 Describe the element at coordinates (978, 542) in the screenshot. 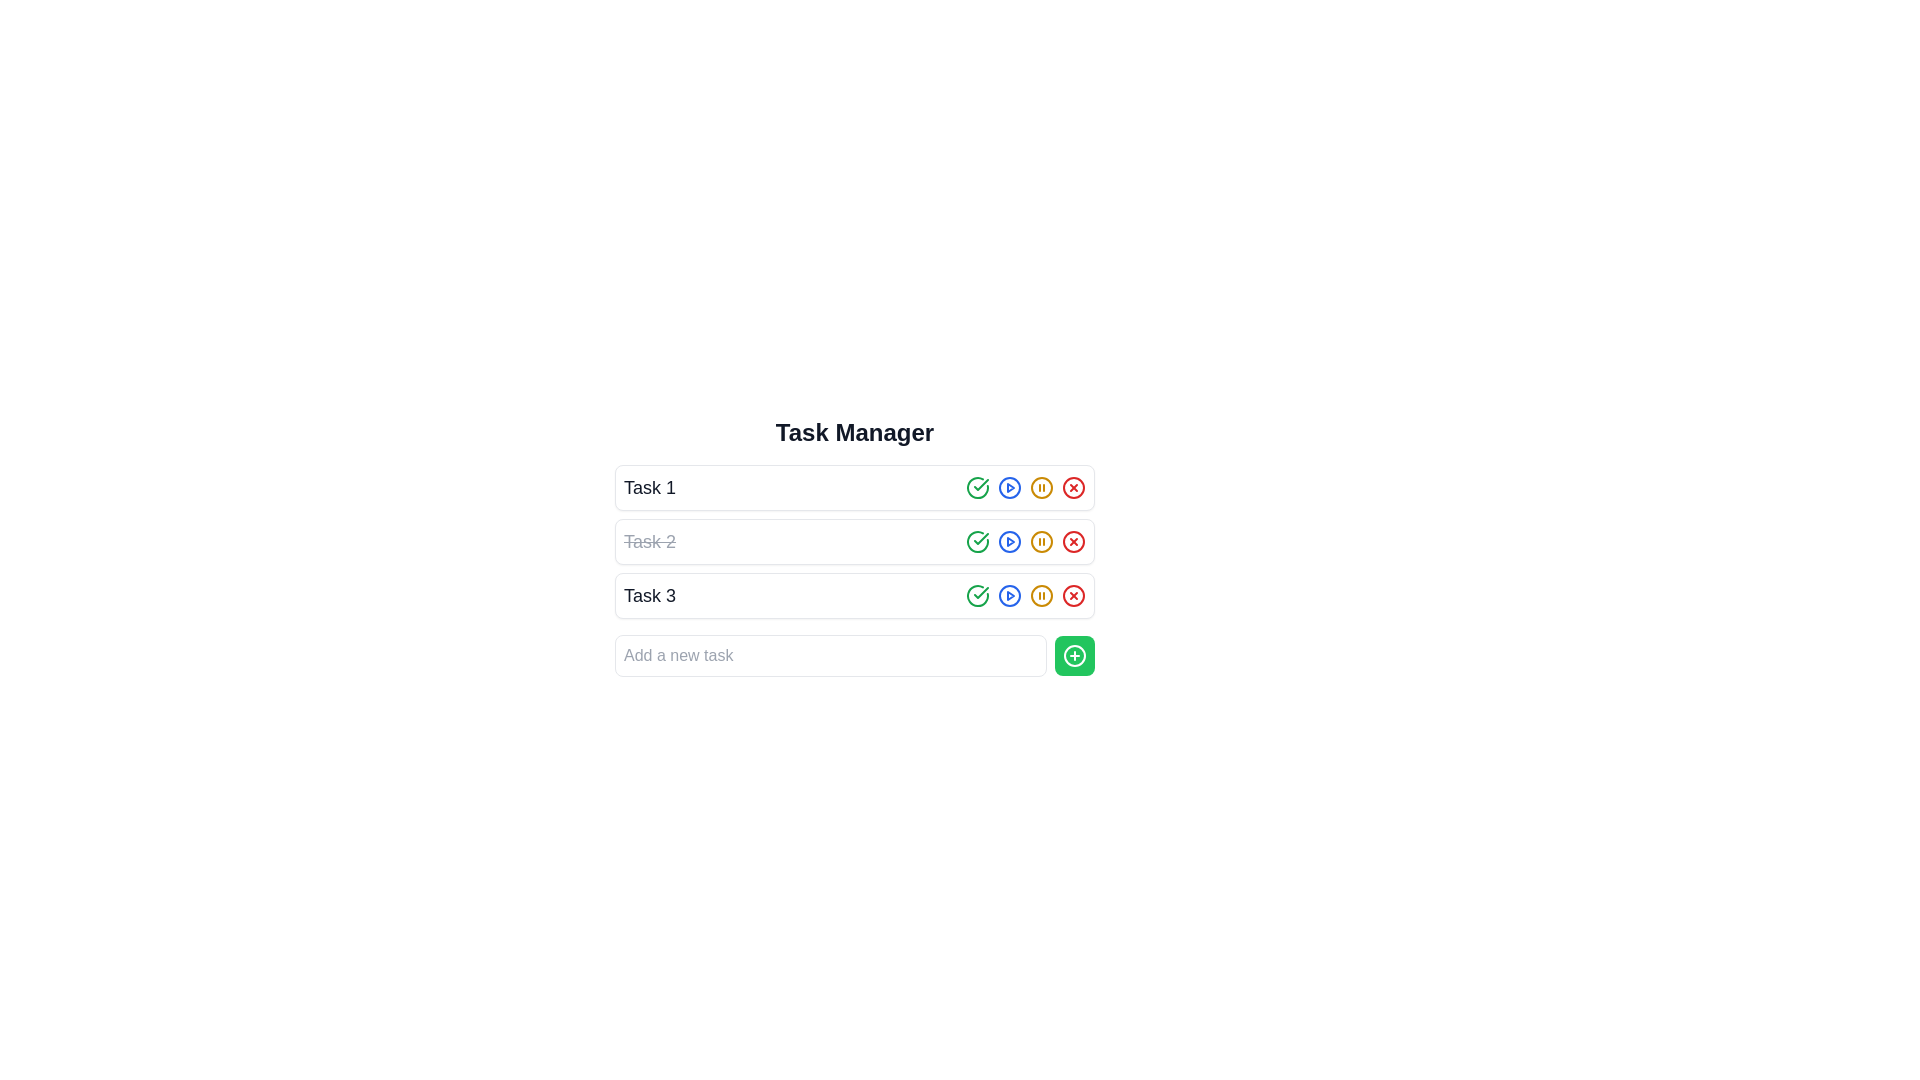

I see `the checkmark icon in the 'Task 2' row of the task management list` at that location.